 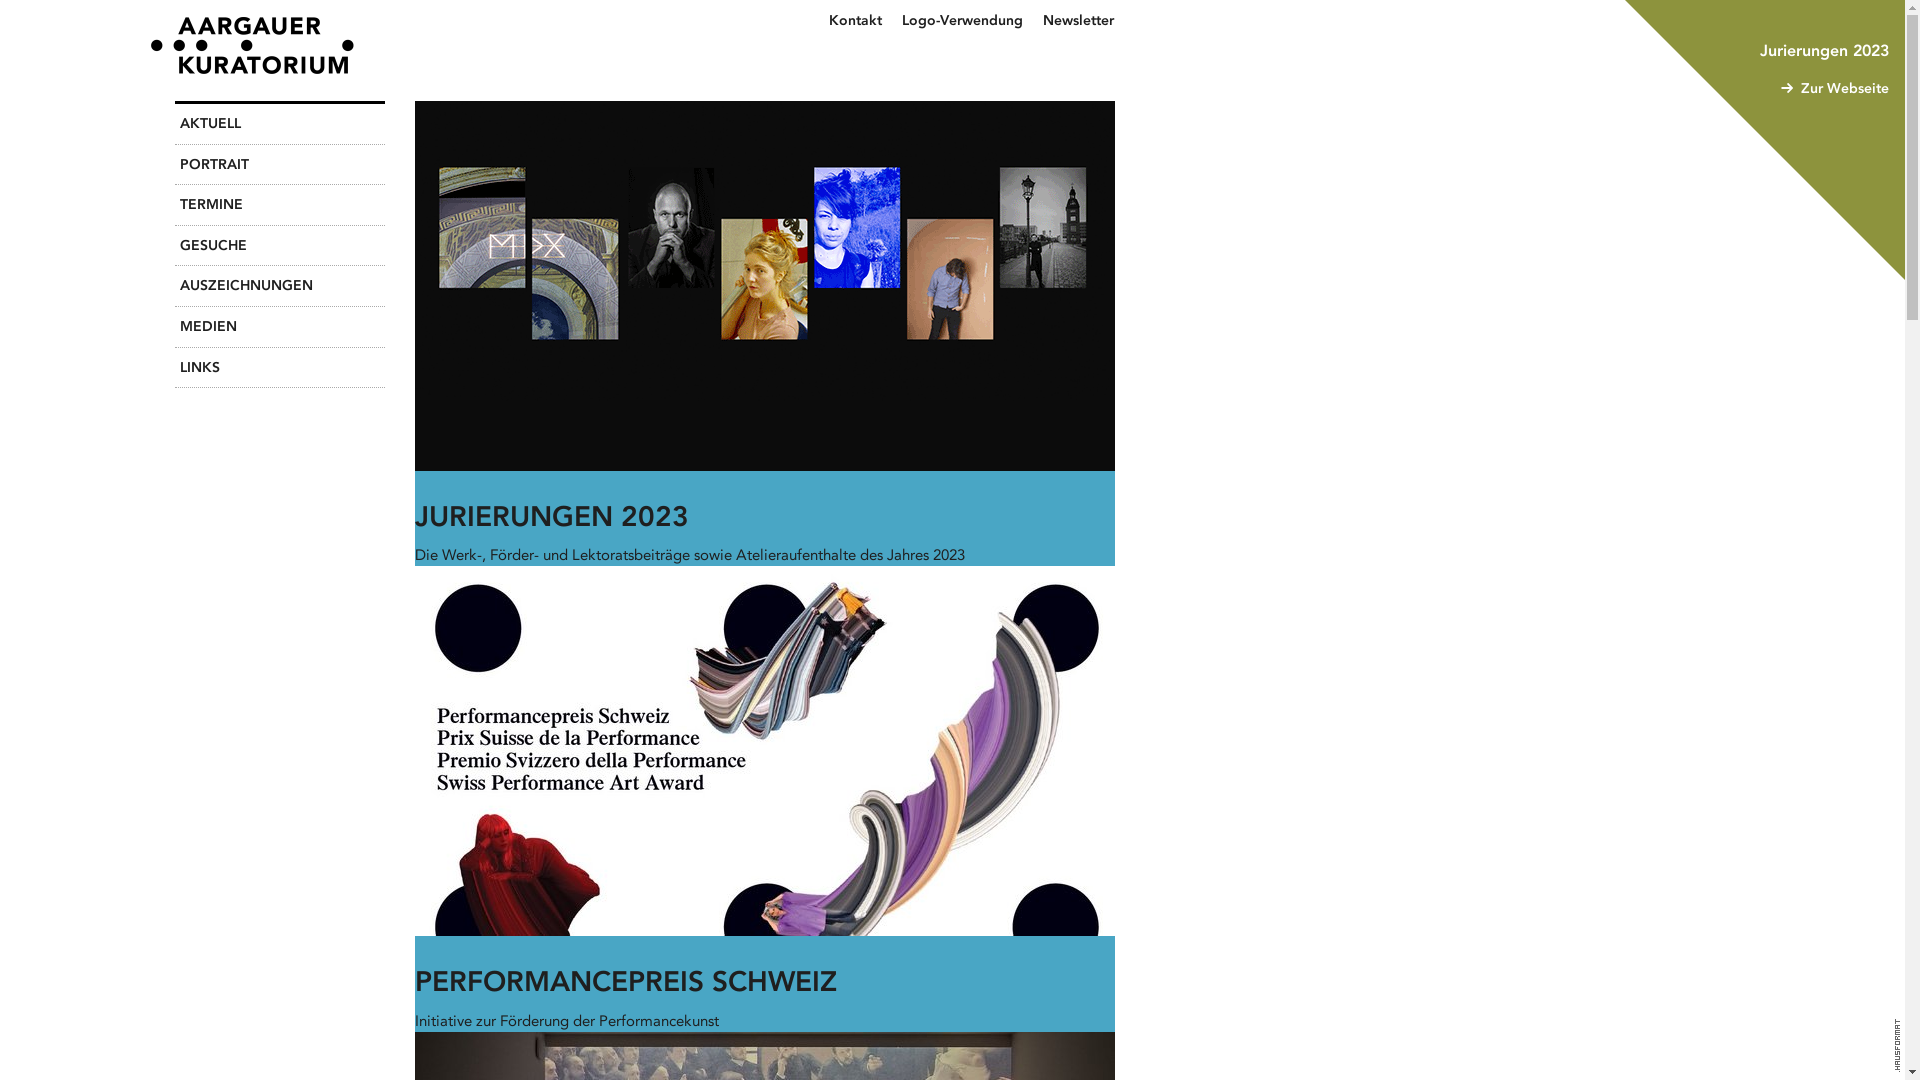 What do you see at coordinates (278, 286) in the screenshot?
I see `'AUSZEICHNUNGEN'` at bounding box center [278, 286].